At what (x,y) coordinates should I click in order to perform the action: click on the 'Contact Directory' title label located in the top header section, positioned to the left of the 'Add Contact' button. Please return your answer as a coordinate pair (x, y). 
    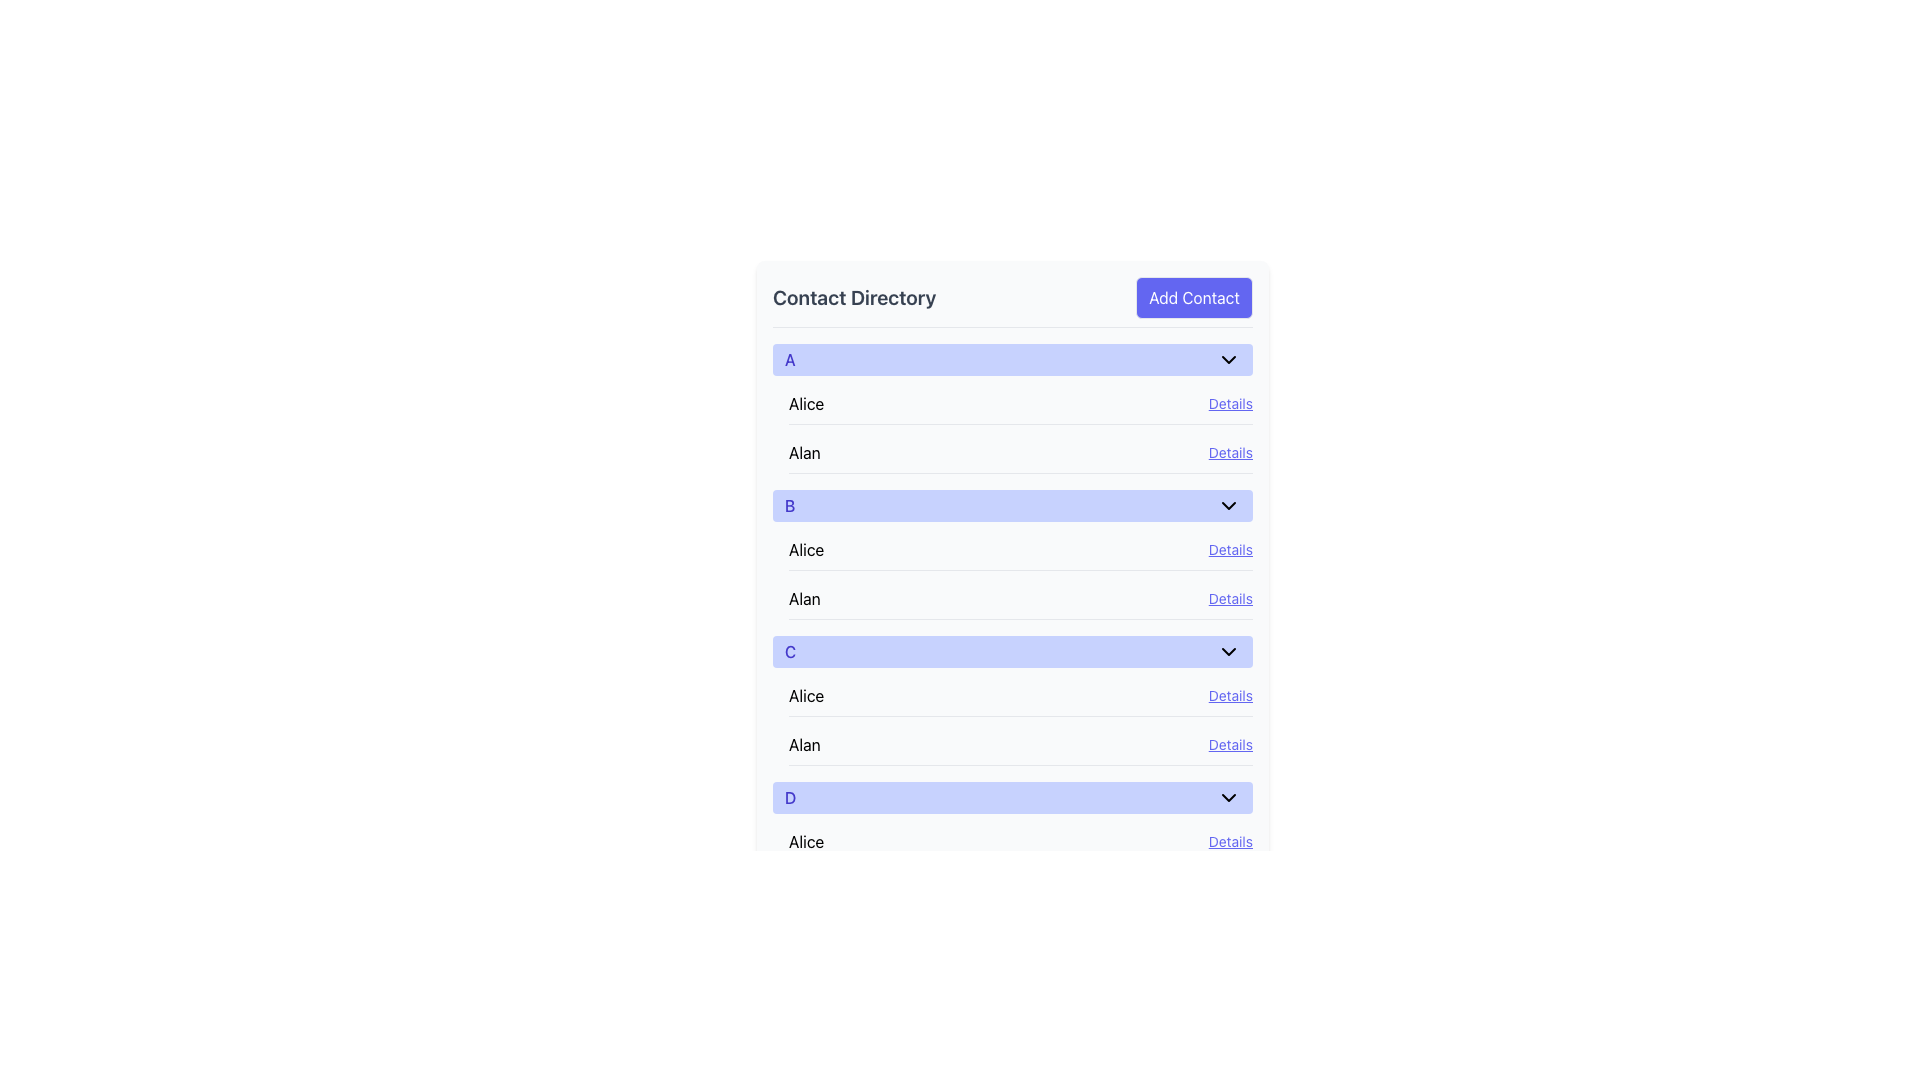
    Looking at the image, I should click on (854, 297).